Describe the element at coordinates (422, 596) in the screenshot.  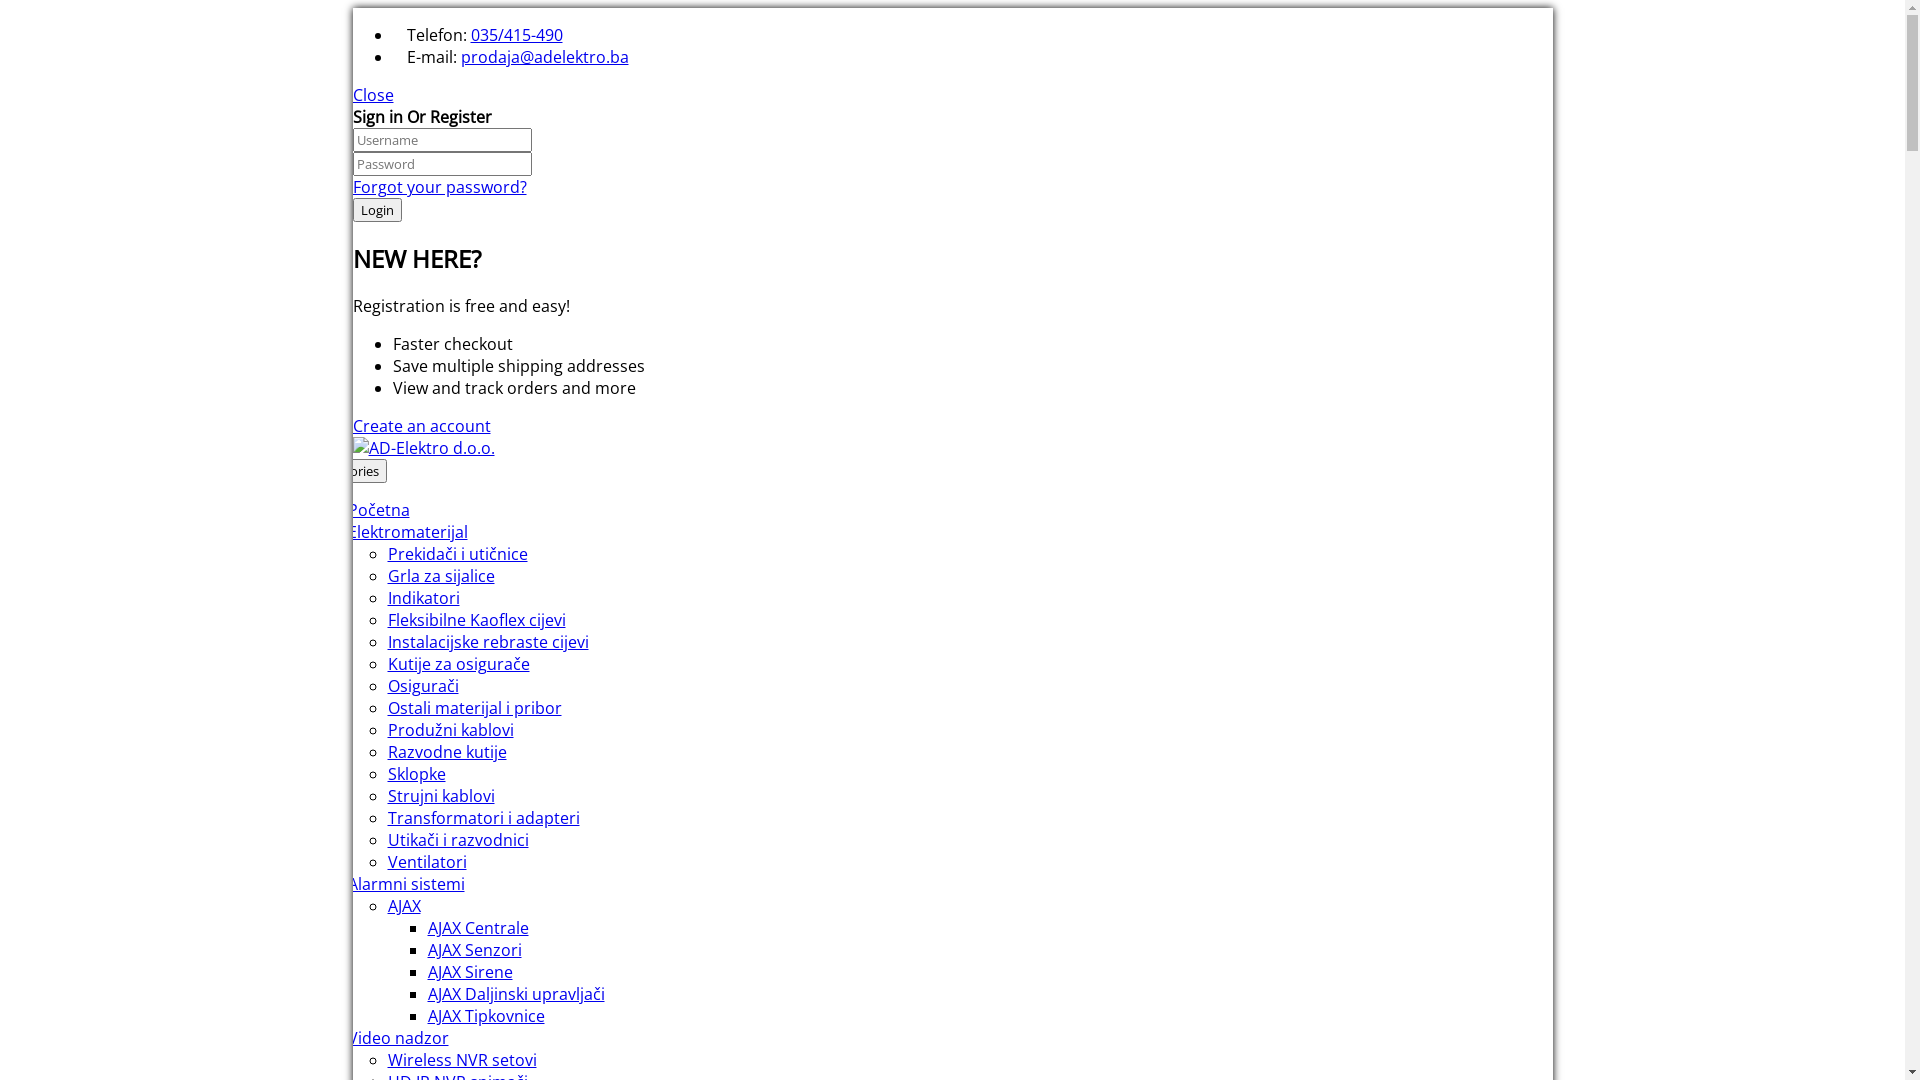
I see `'Indikatori'` at that location.